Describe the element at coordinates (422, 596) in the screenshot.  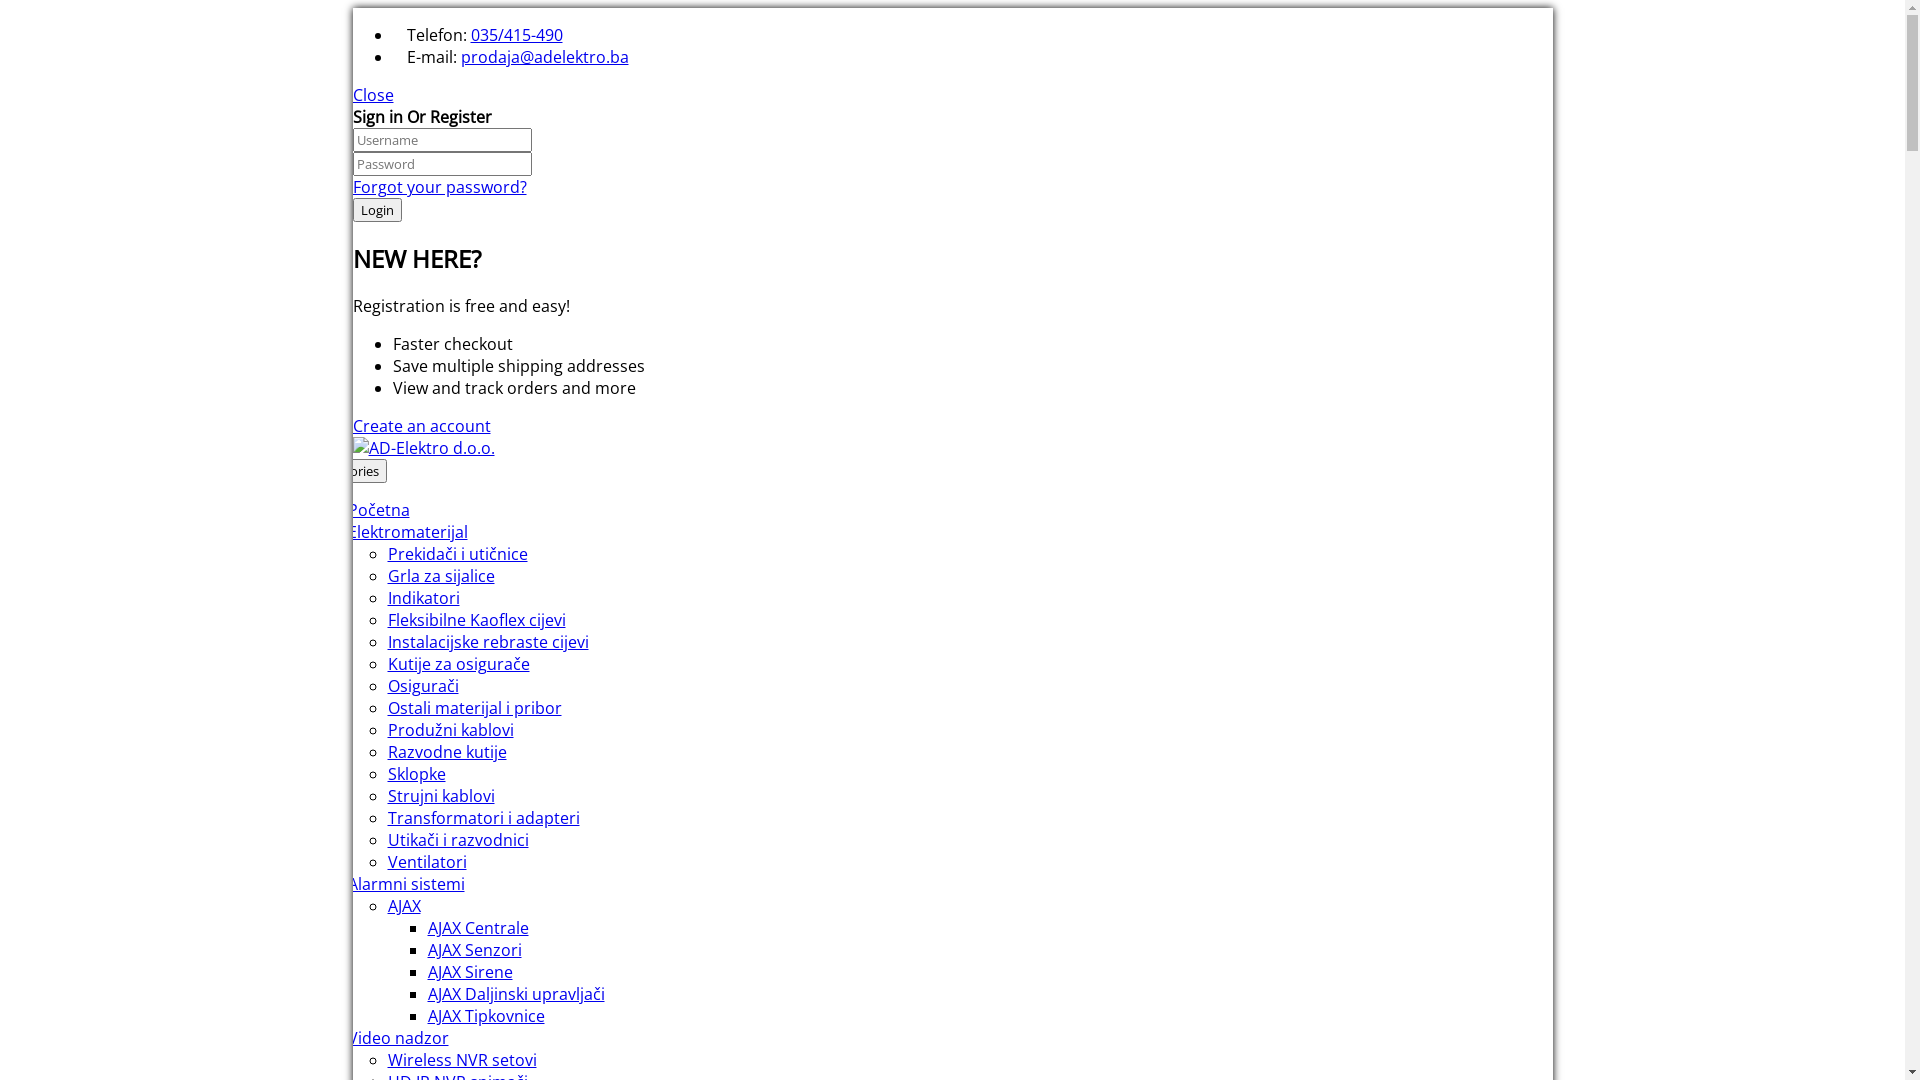
I see `'Indikatori'` at that location.